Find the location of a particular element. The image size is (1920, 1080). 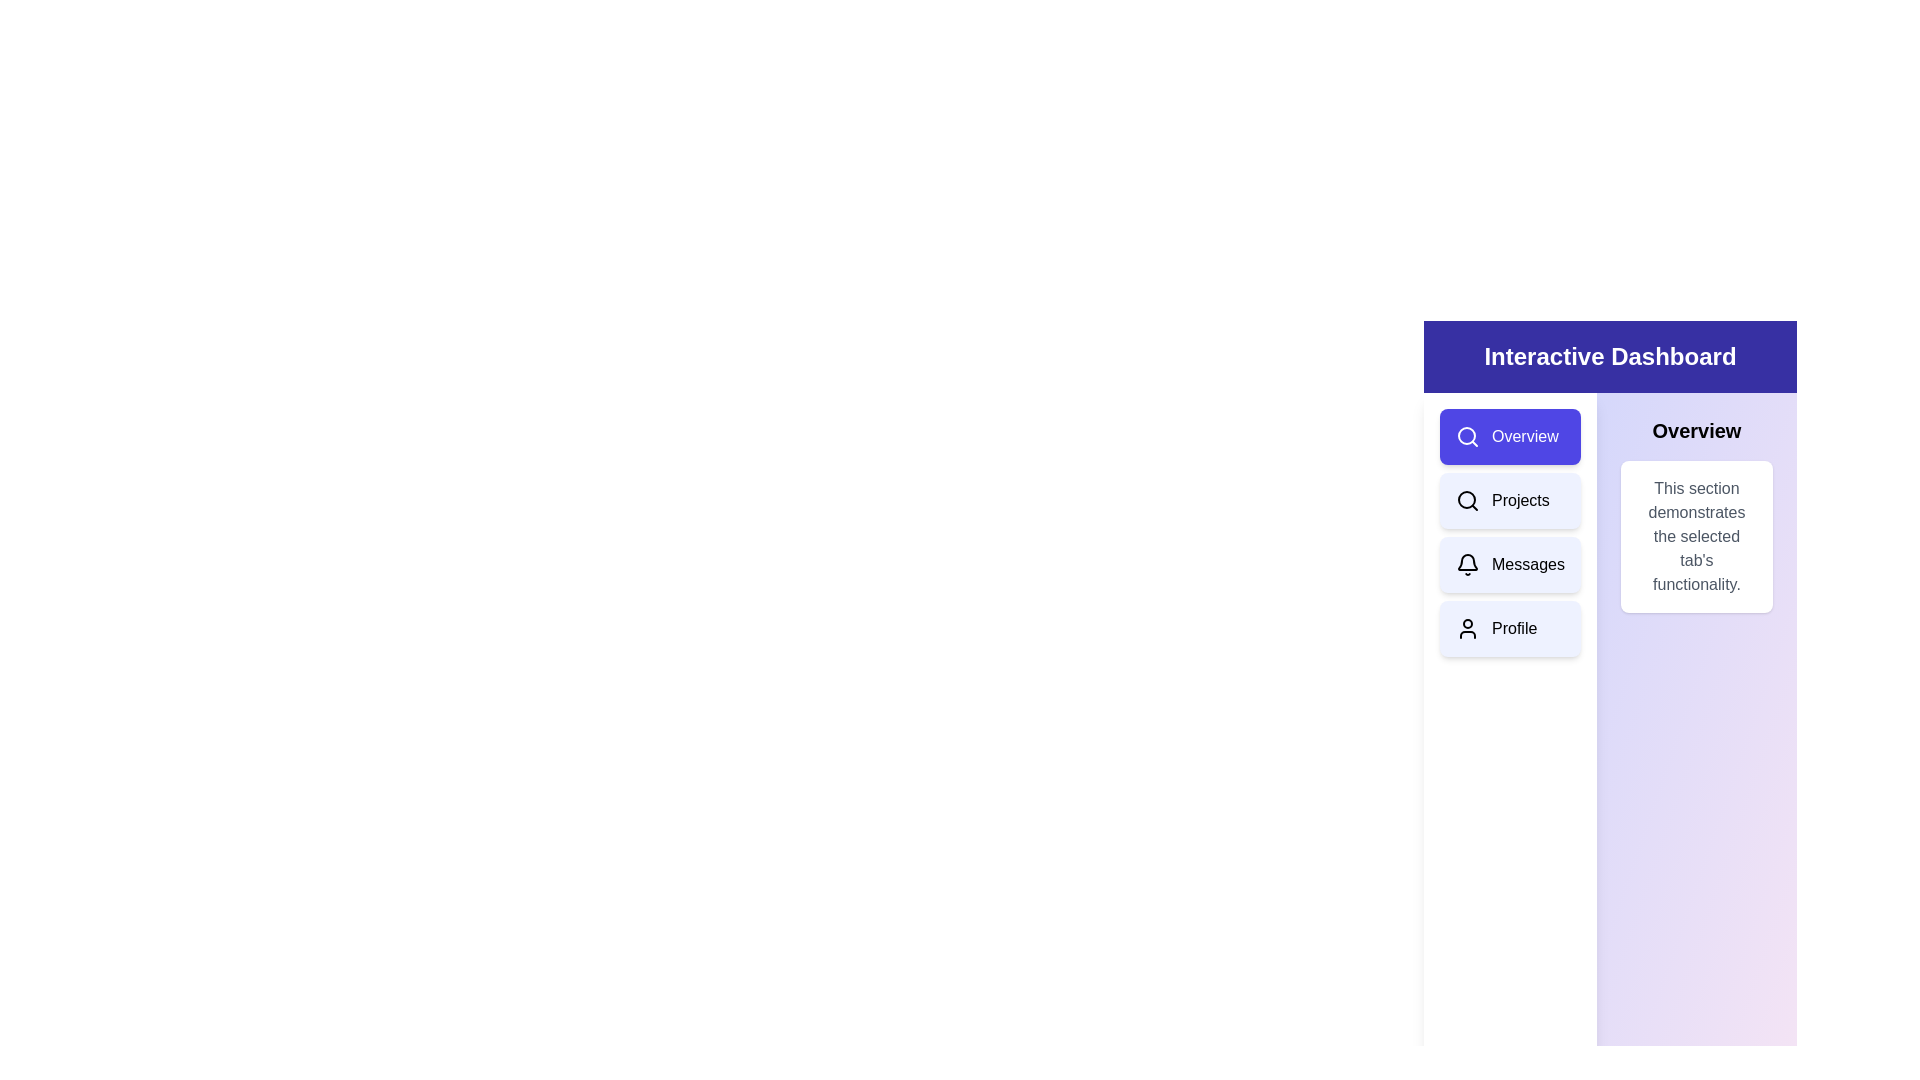

the navigation button for 'Projects' located directly below the 'Overview' button in the left side menu is located at coordinates (1510, 500).